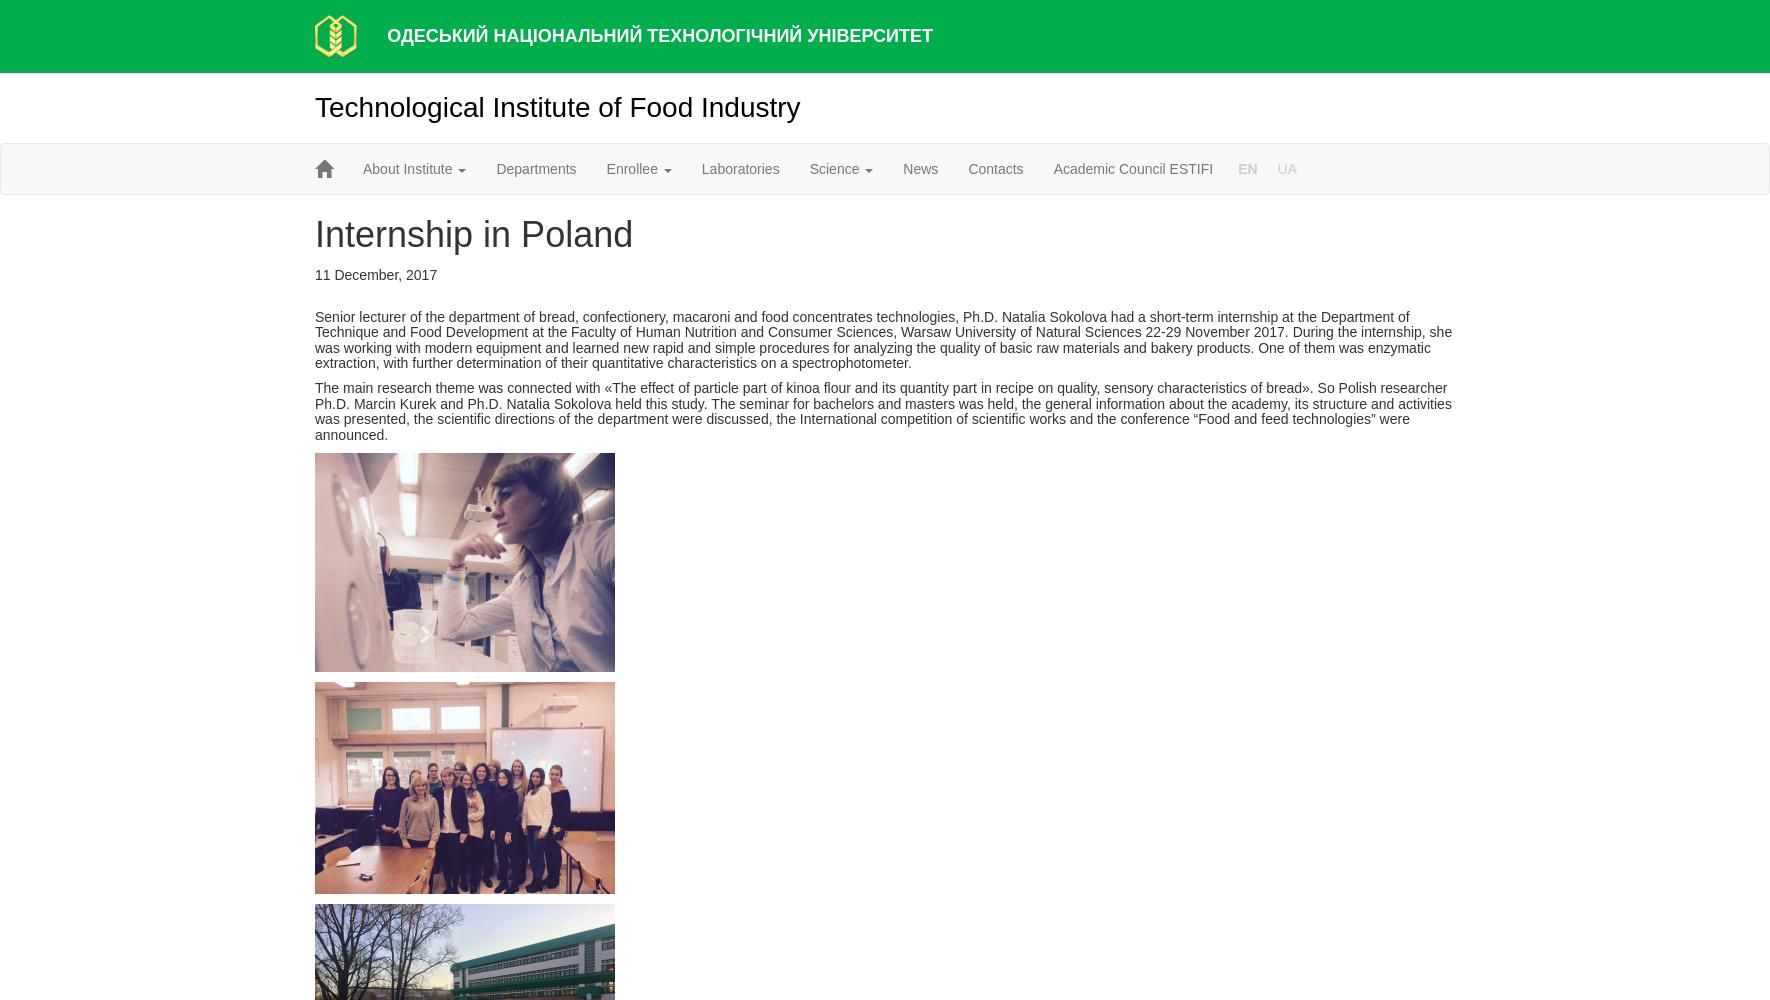  I want to click on 'Departments', so click(535, 169).